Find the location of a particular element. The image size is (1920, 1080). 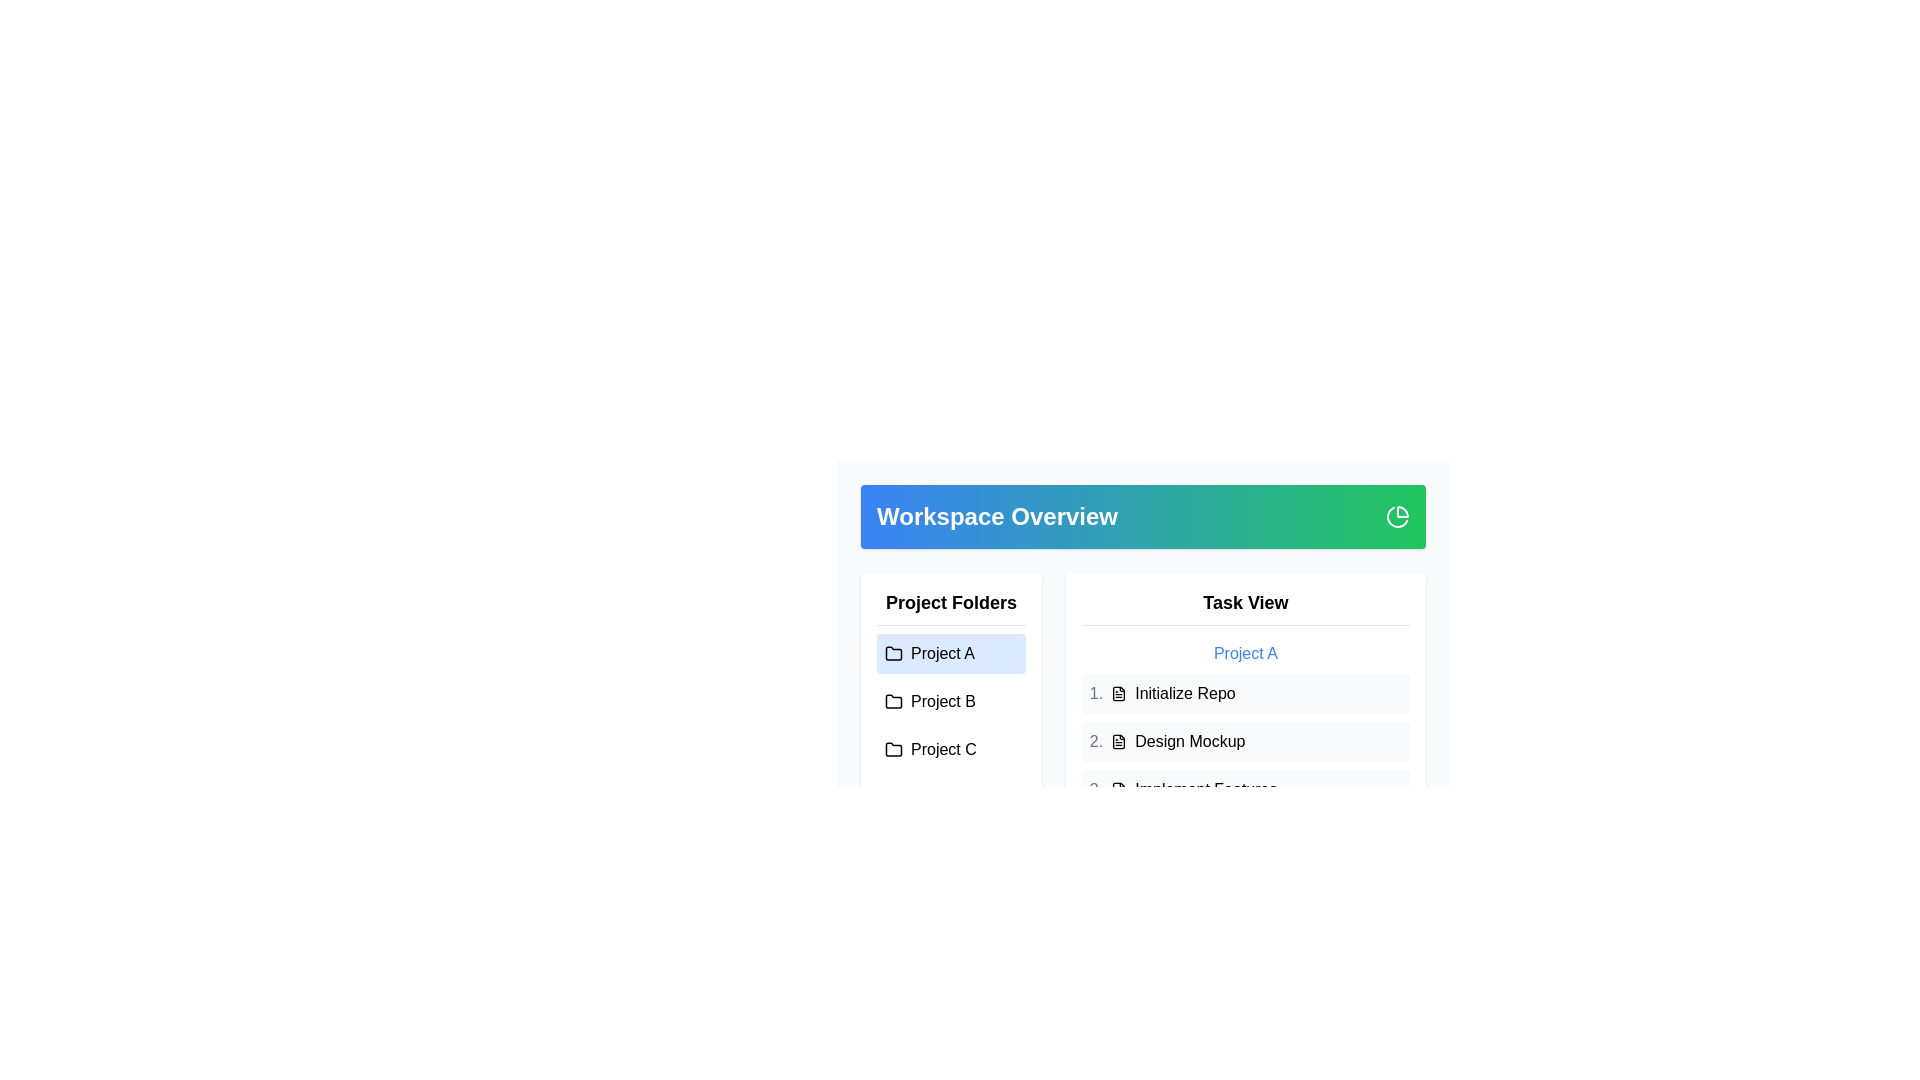

the bold header text 'Workspace Overview' to potentially reveal tooltips is located at coordinates (997, 515).